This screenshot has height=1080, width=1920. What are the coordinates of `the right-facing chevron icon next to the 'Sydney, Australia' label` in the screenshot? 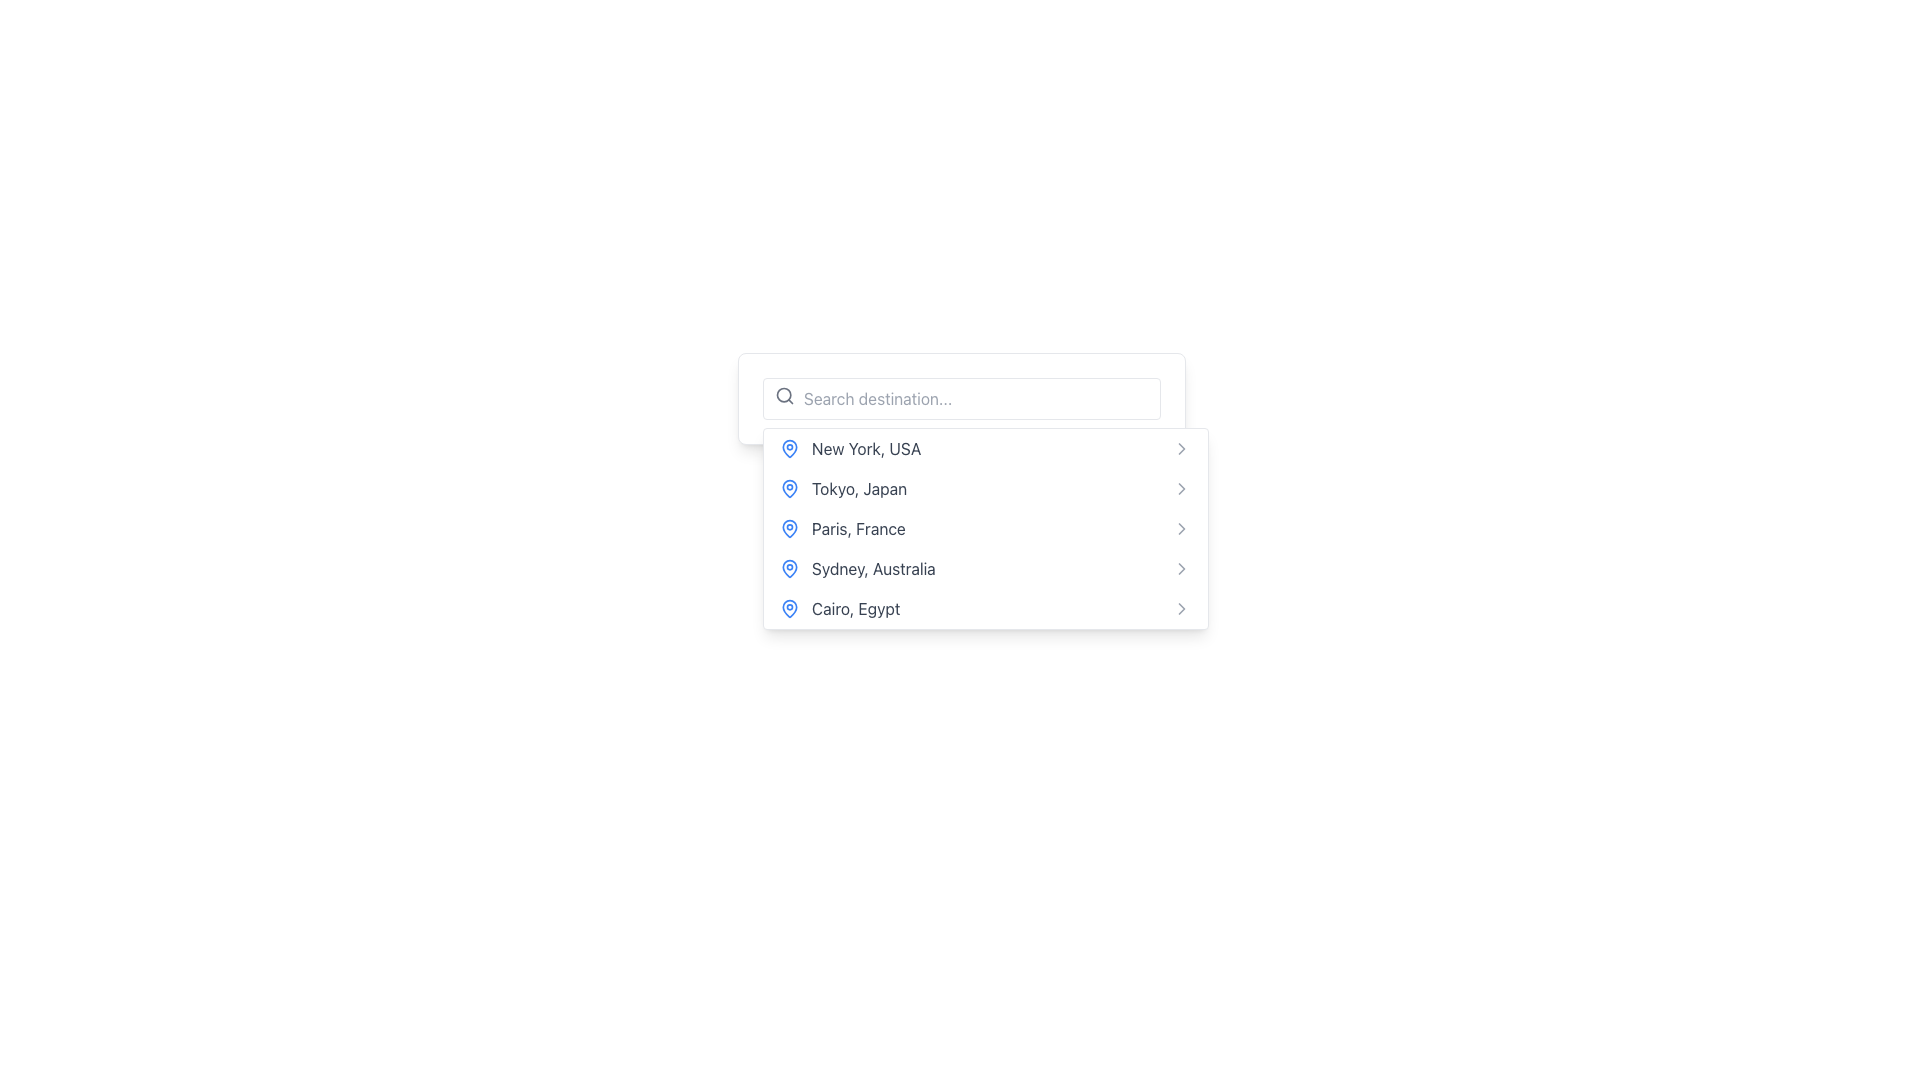 It's located at (1181, 569).